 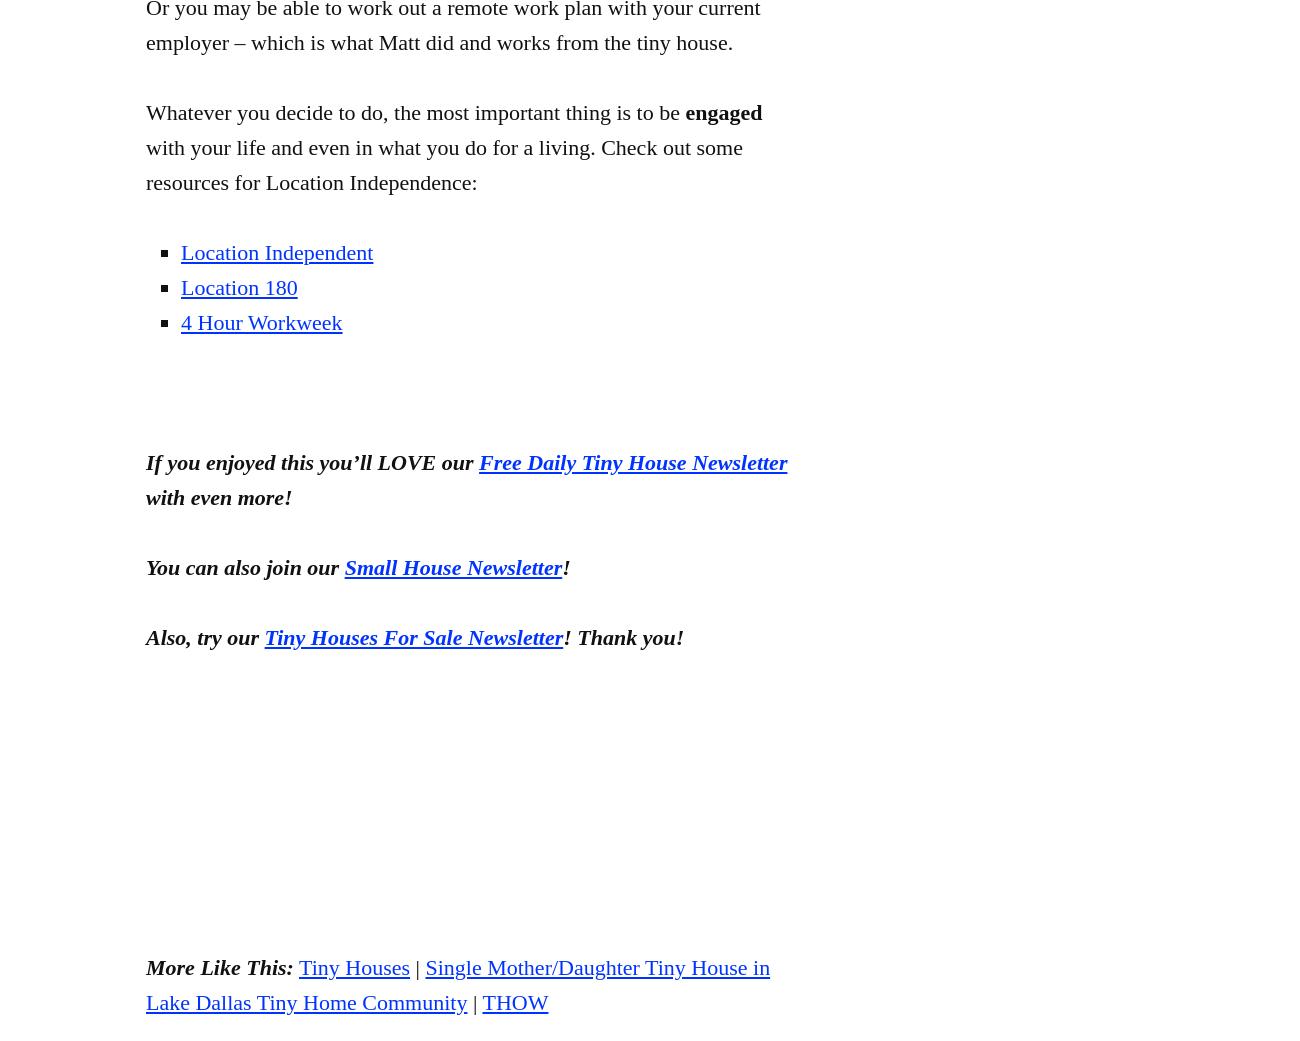 What do you see at coordinates (205, 636) in the screenshot?
I see `'Also, try our'` at bounding box center [205, 636].